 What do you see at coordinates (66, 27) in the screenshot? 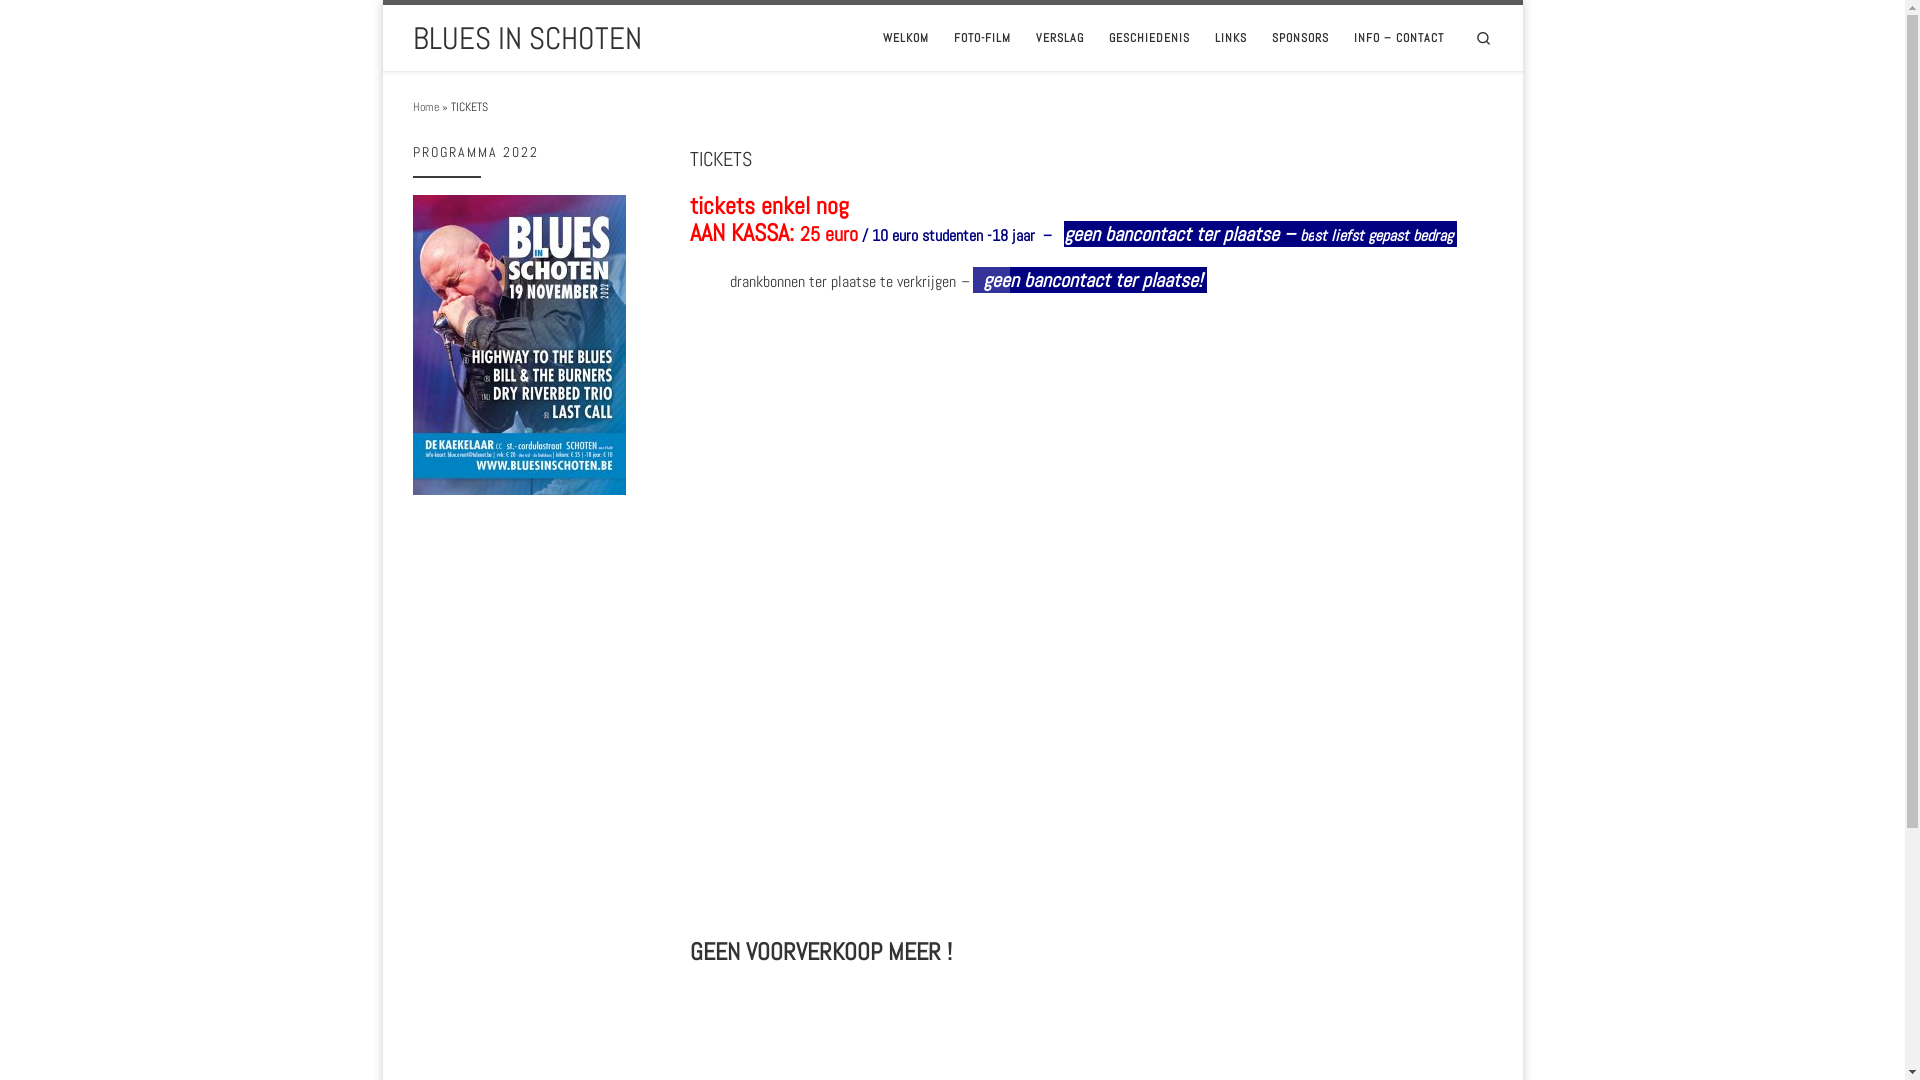
I see `'Skip to content'` at bounding box center [66, 27].